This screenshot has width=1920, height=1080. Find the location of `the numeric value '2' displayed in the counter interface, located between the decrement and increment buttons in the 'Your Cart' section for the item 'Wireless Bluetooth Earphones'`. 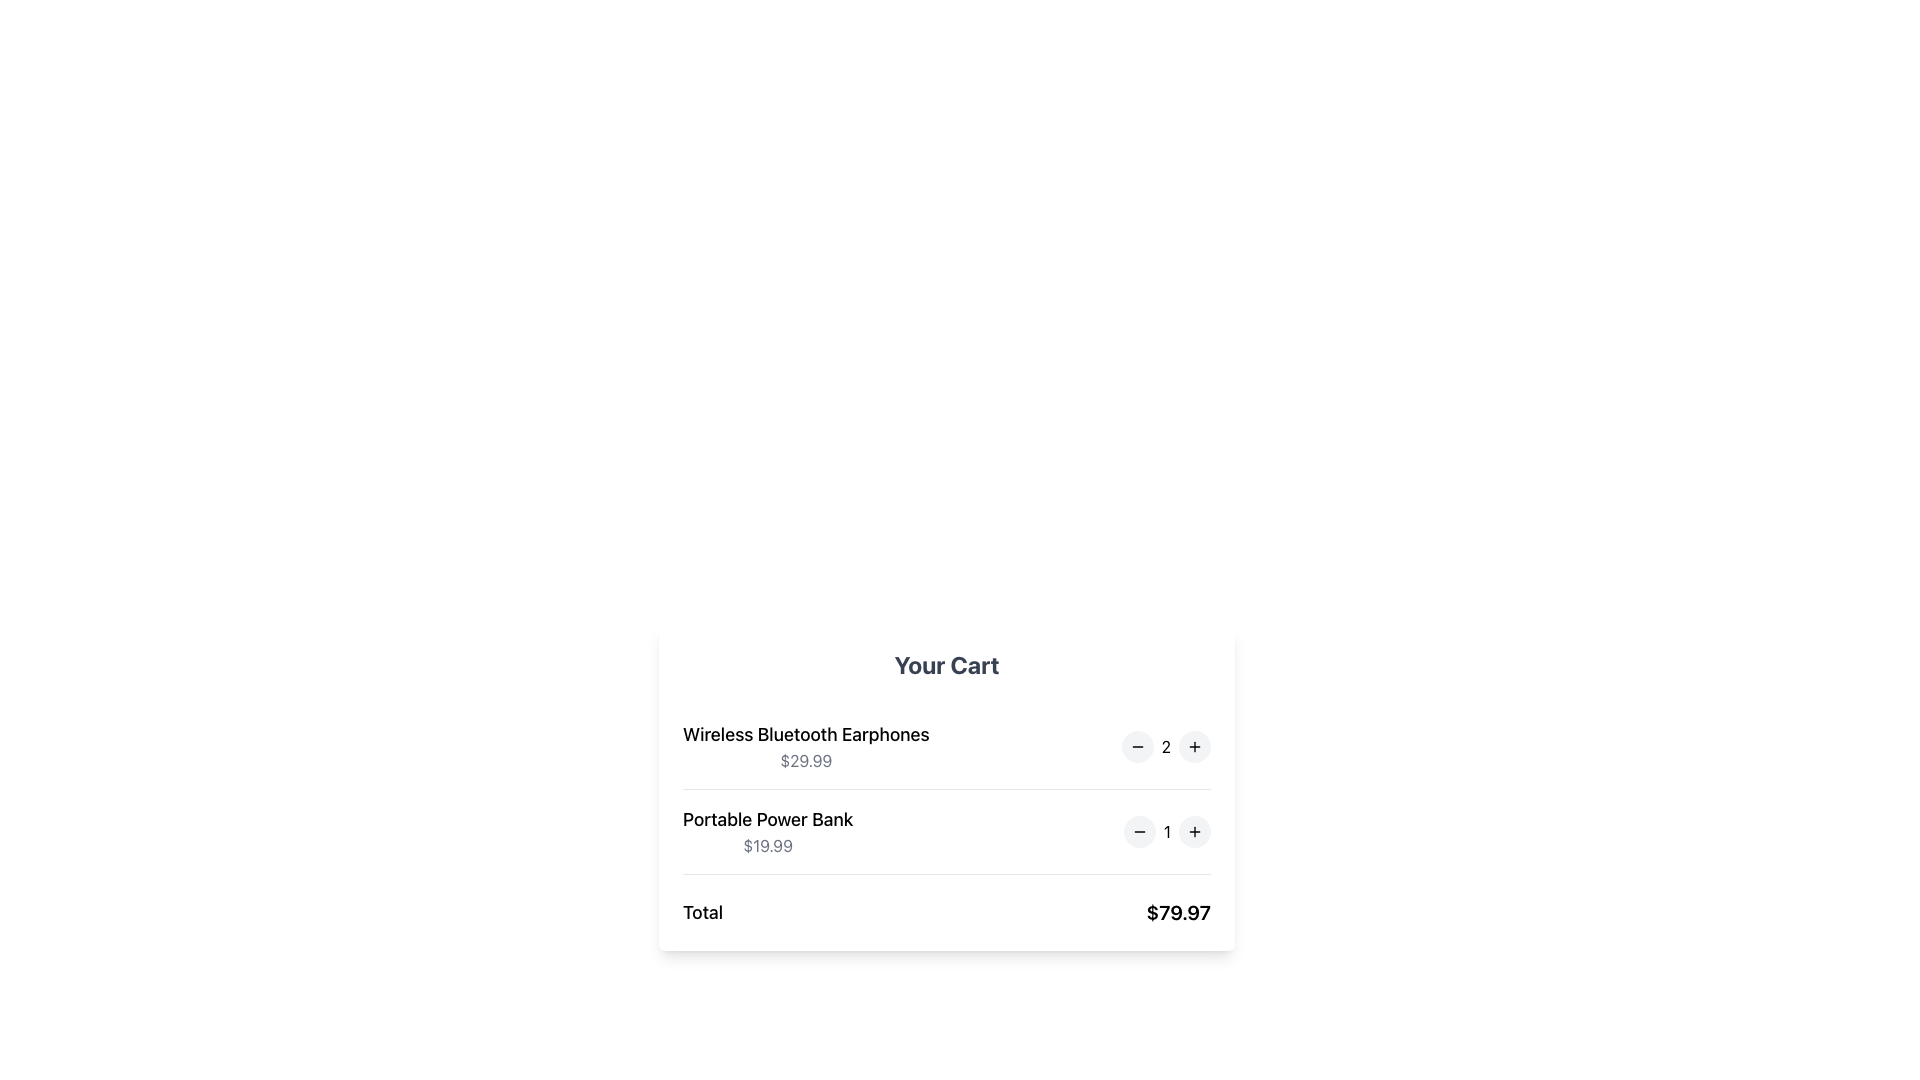

the numeric value '2' displayed in the counter interface, located between the decrement and increment buttons in the 'Your Cart' section for the item 'Wireless Bluetooth Earphones' is located at coordinates (1166, 747).